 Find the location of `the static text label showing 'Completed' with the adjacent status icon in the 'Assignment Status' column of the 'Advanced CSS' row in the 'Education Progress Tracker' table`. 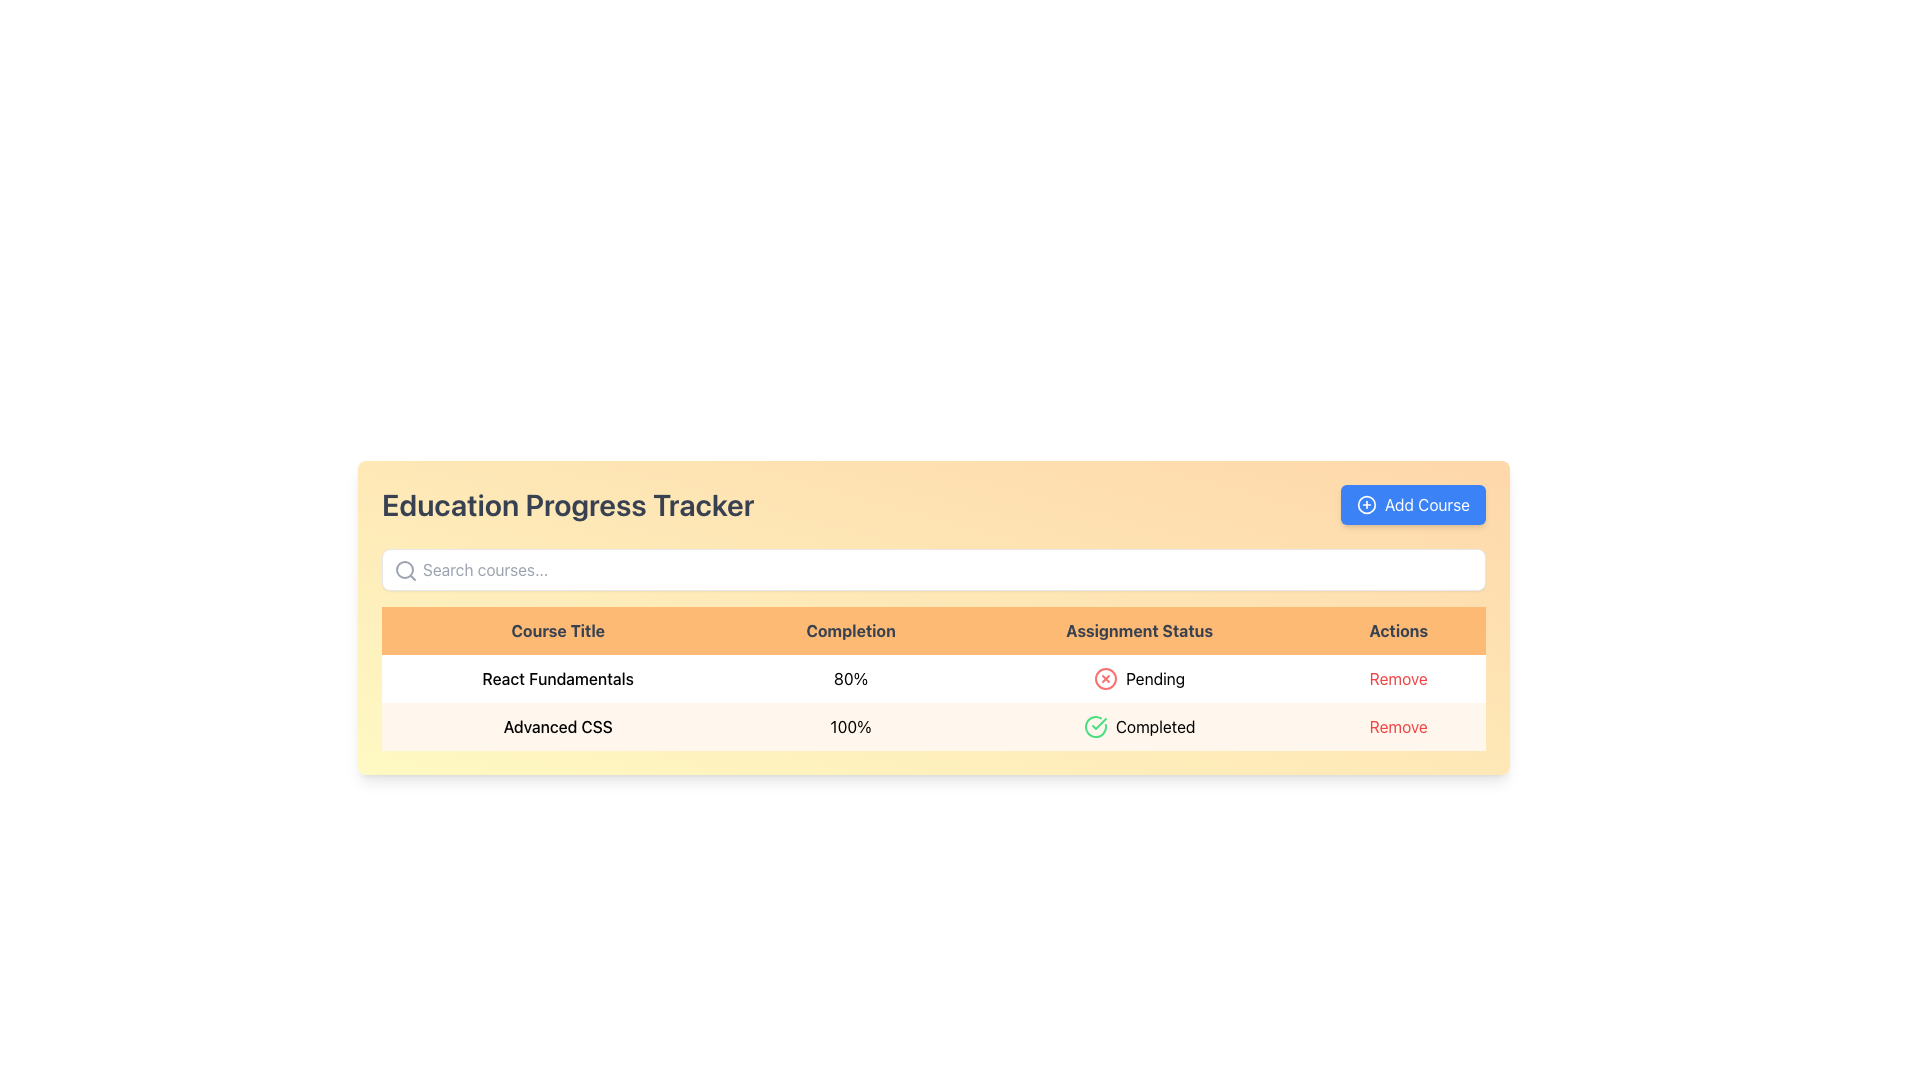

the static text label showing 'Completed' with the adjacent status icon in the 'Assignment Status' column of the 'Advanced CSS' row in the 'Education Progress Tracker' table is located at coordinates (1139, 726).